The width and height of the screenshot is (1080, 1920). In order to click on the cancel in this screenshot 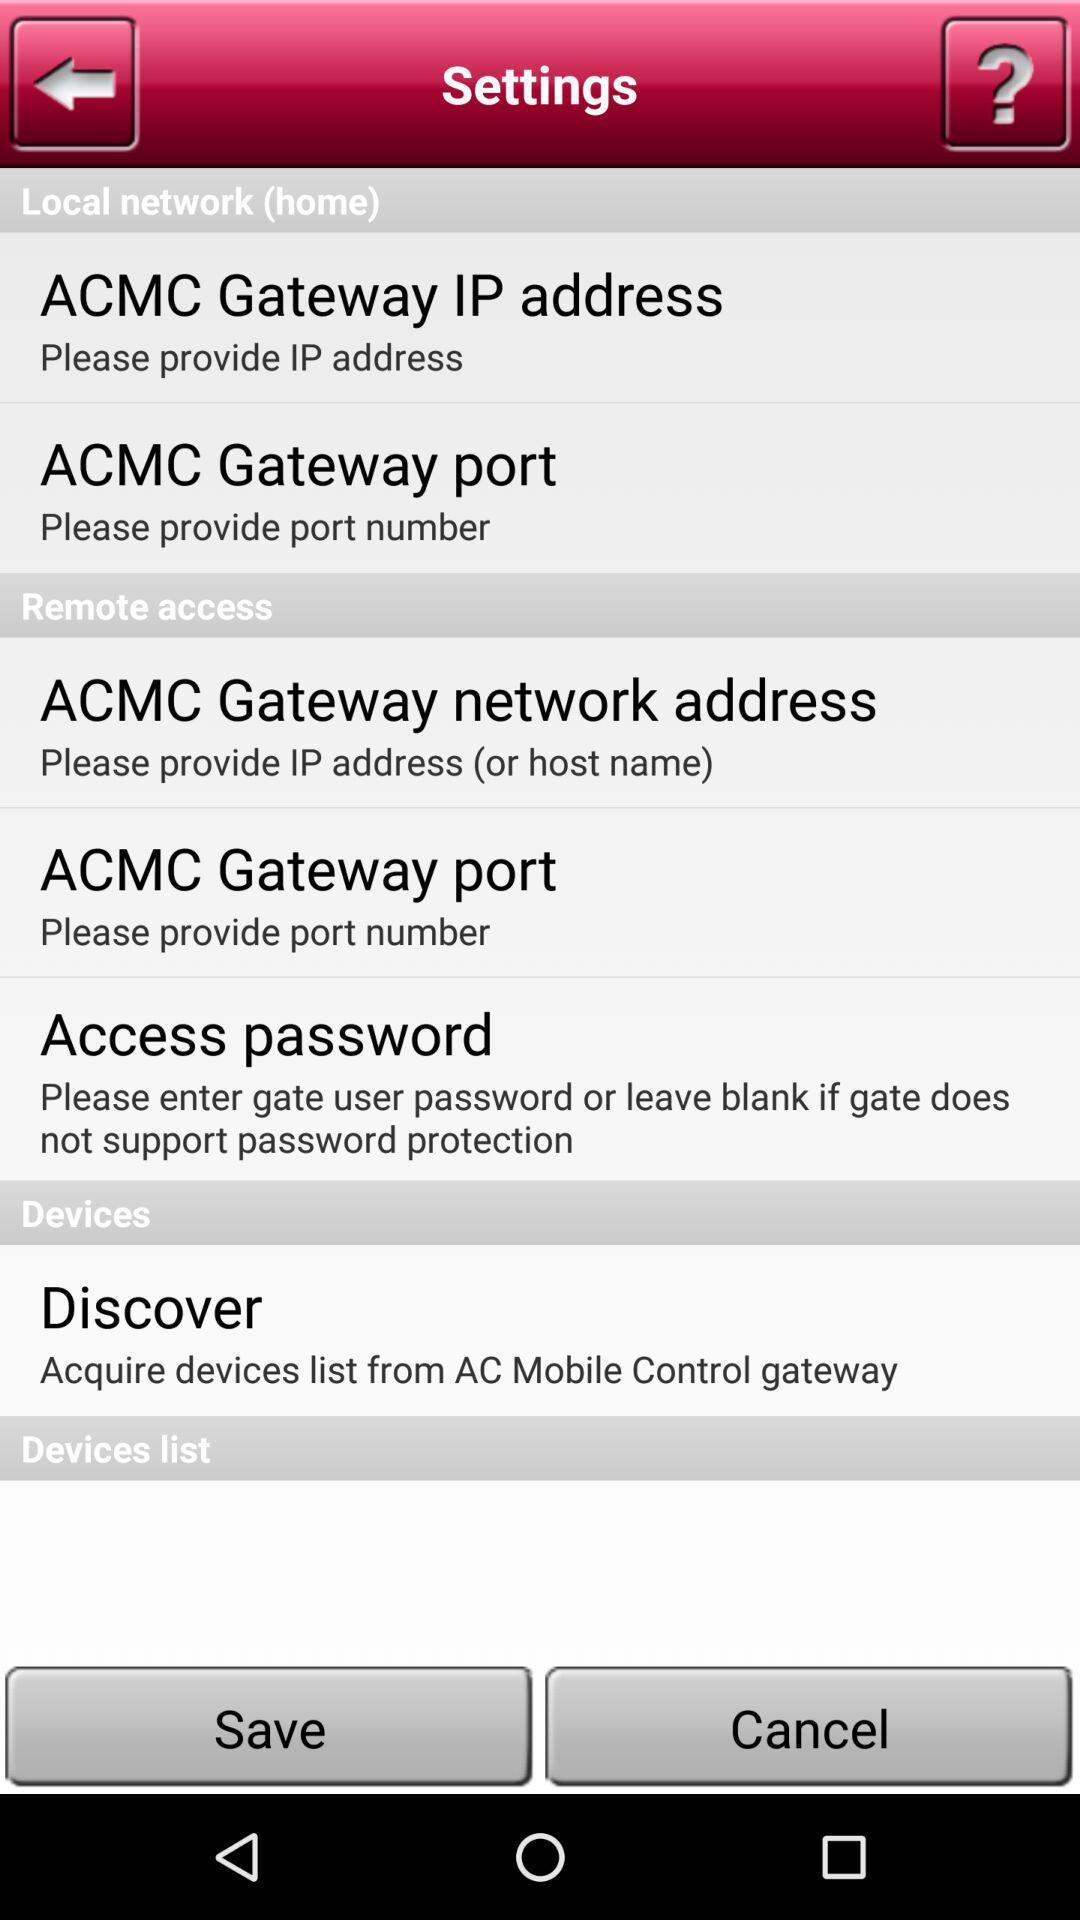, I will do `click(810, 1726)`.